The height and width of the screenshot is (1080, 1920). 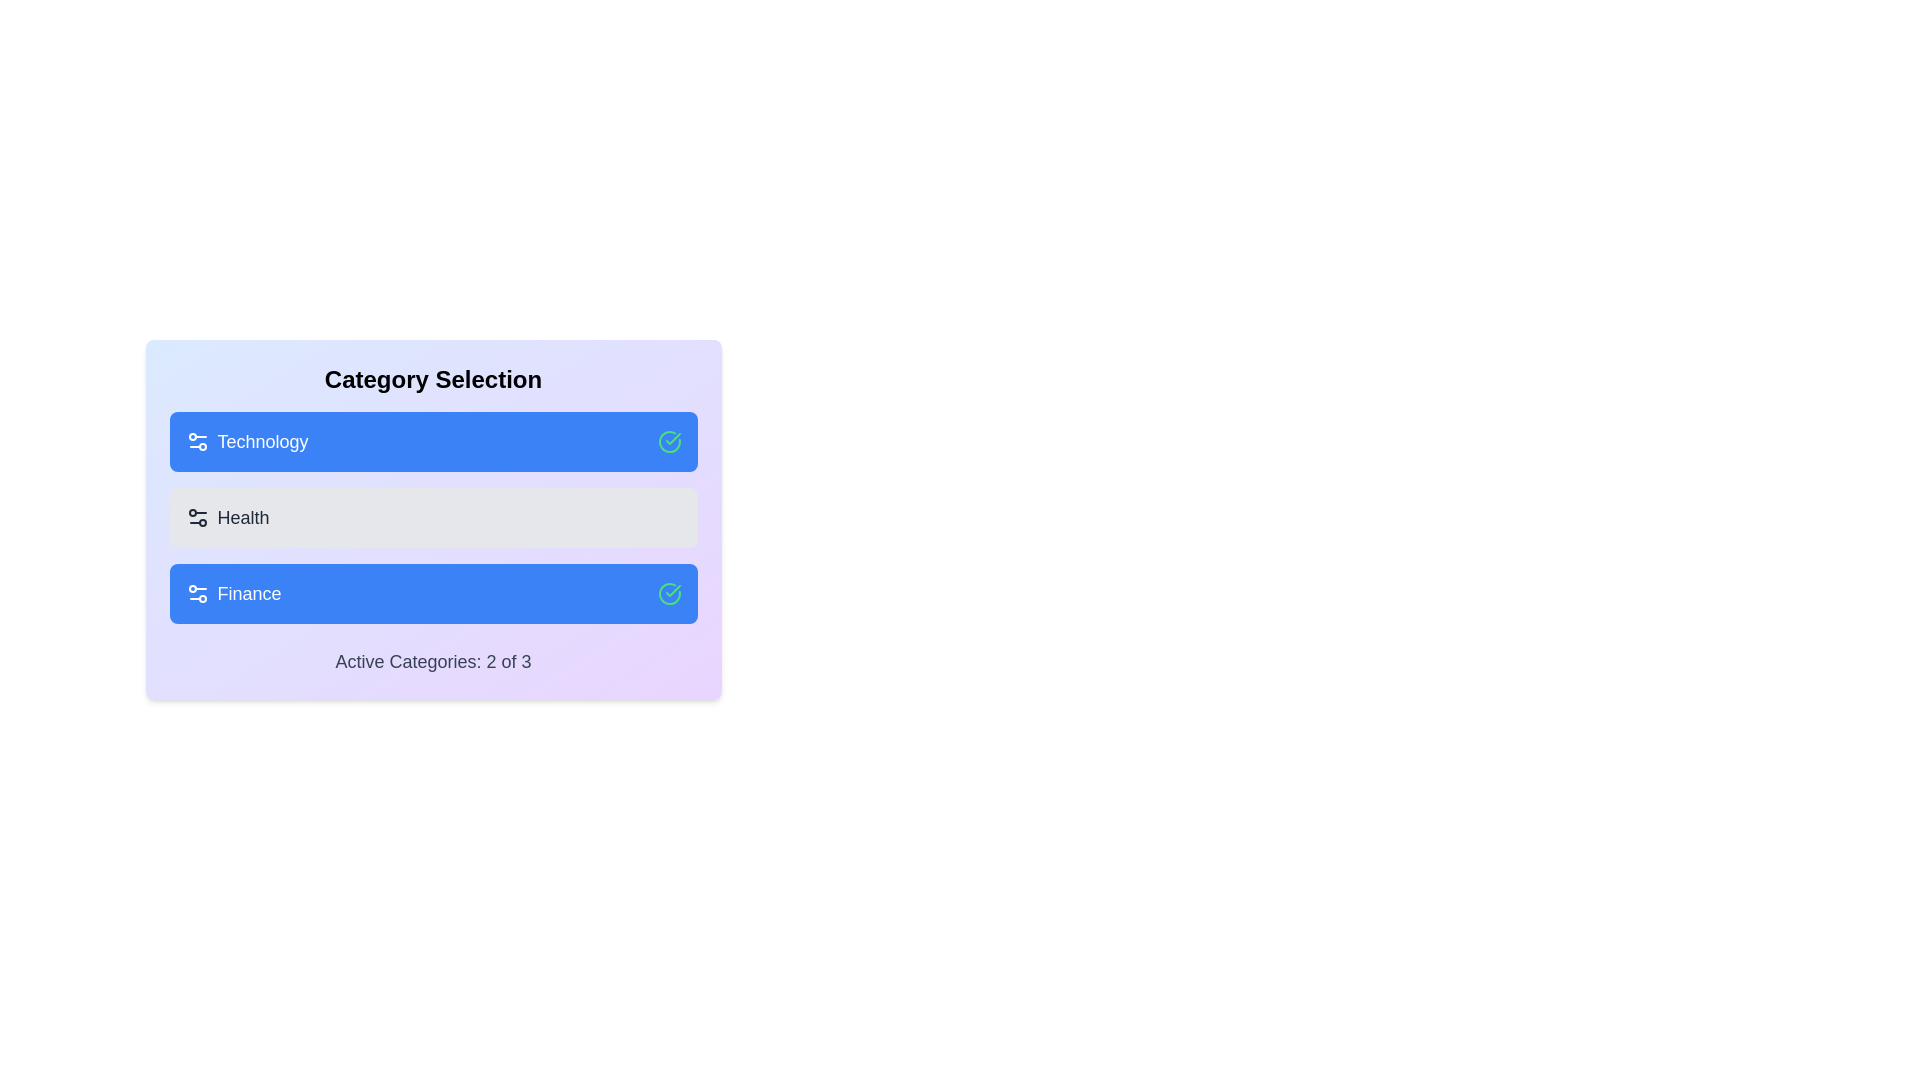 What do you see at coordinates (432, 441) in the screenshot?
I see `the 'Technology' category to toggle its active state` at bounding box center [432, 441].